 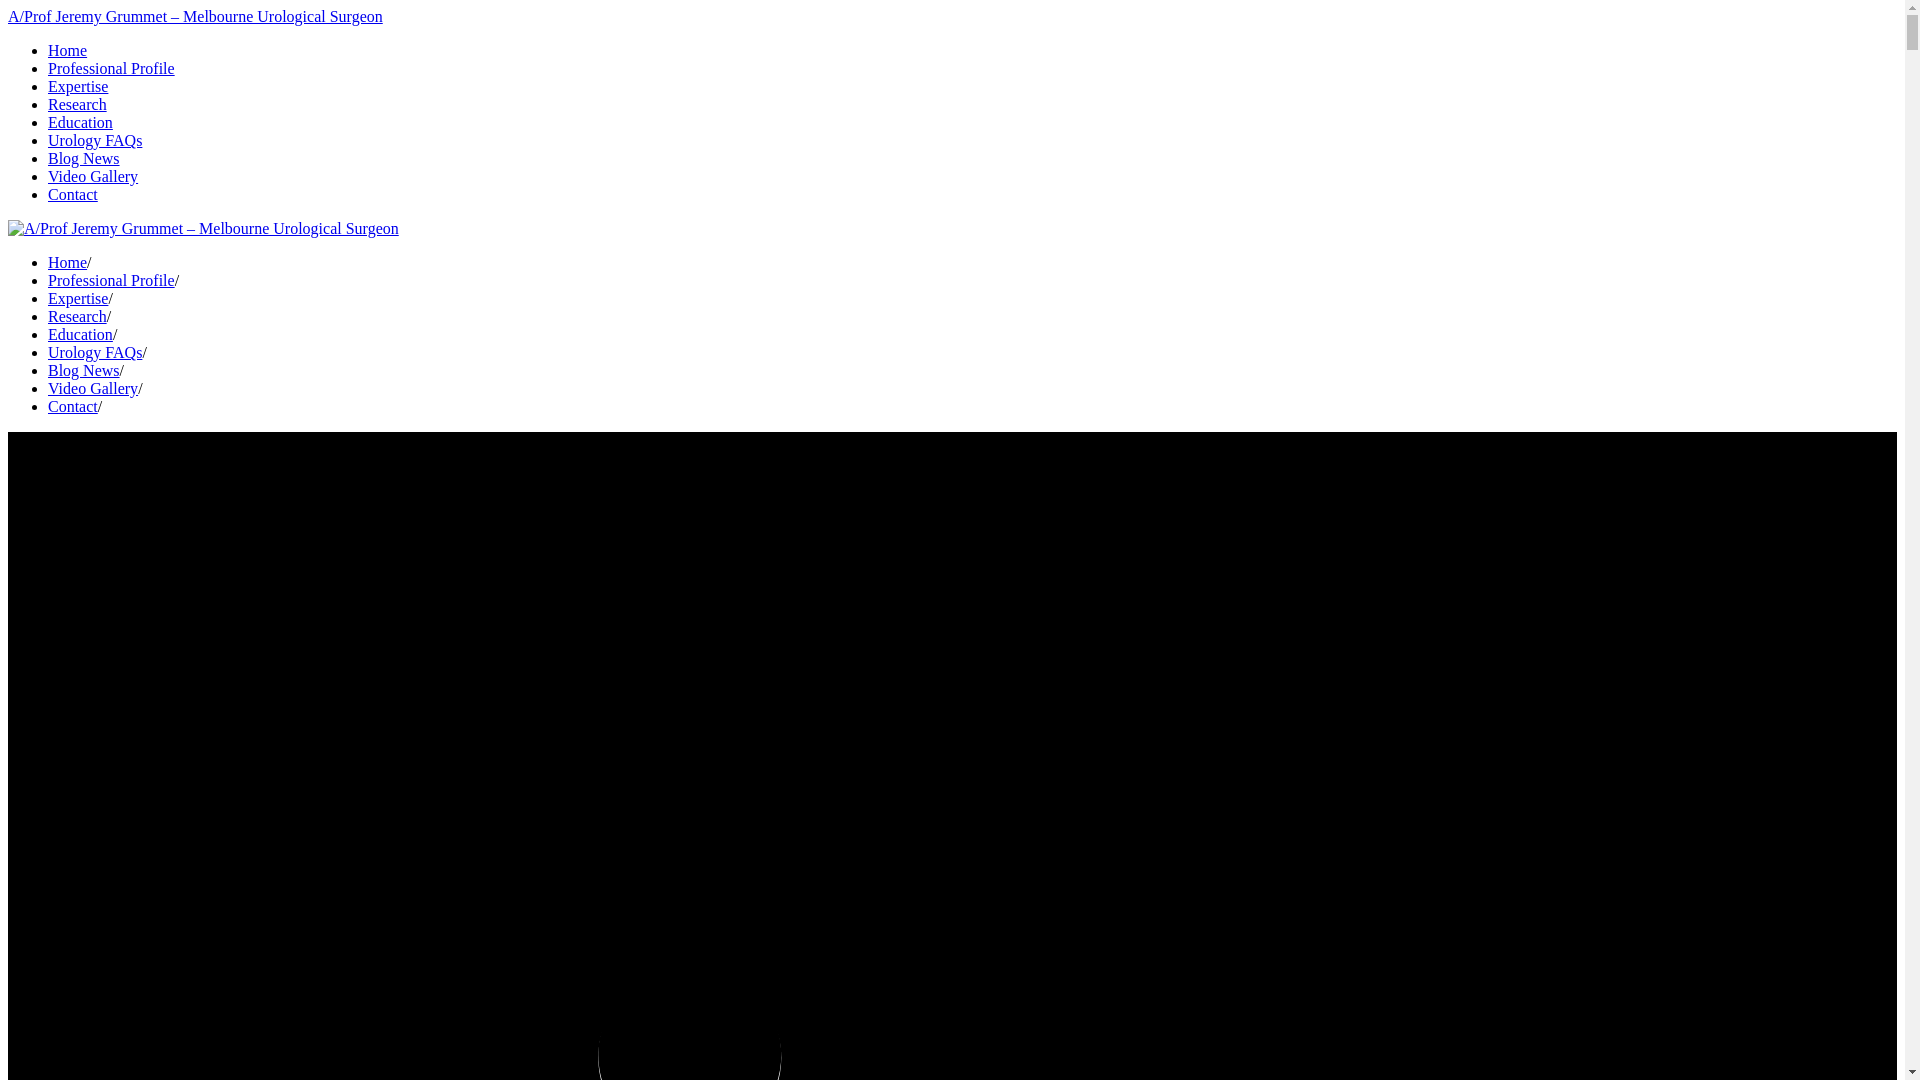 I want to click on 'Contact', so click(x=72, y=405).